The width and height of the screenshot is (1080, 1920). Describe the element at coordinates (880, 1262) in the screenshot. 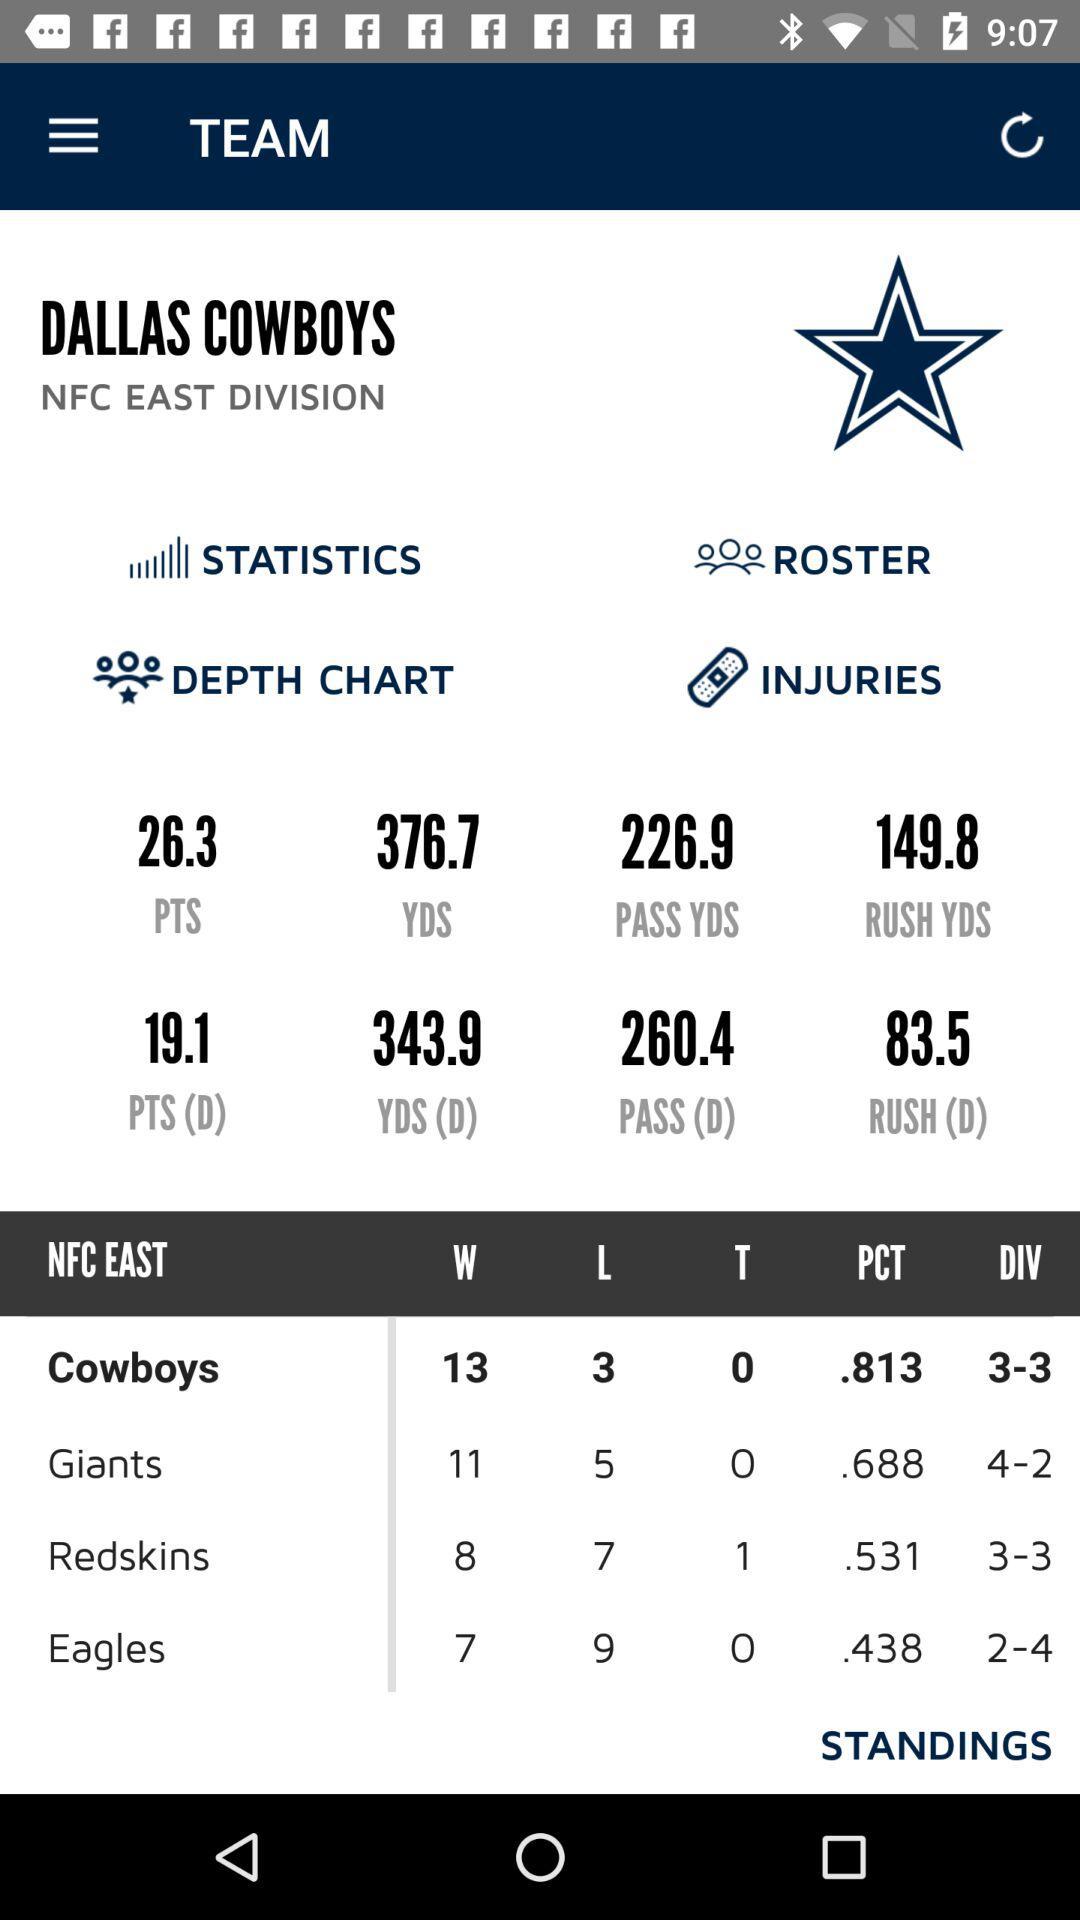

I see `pct item` at that location.